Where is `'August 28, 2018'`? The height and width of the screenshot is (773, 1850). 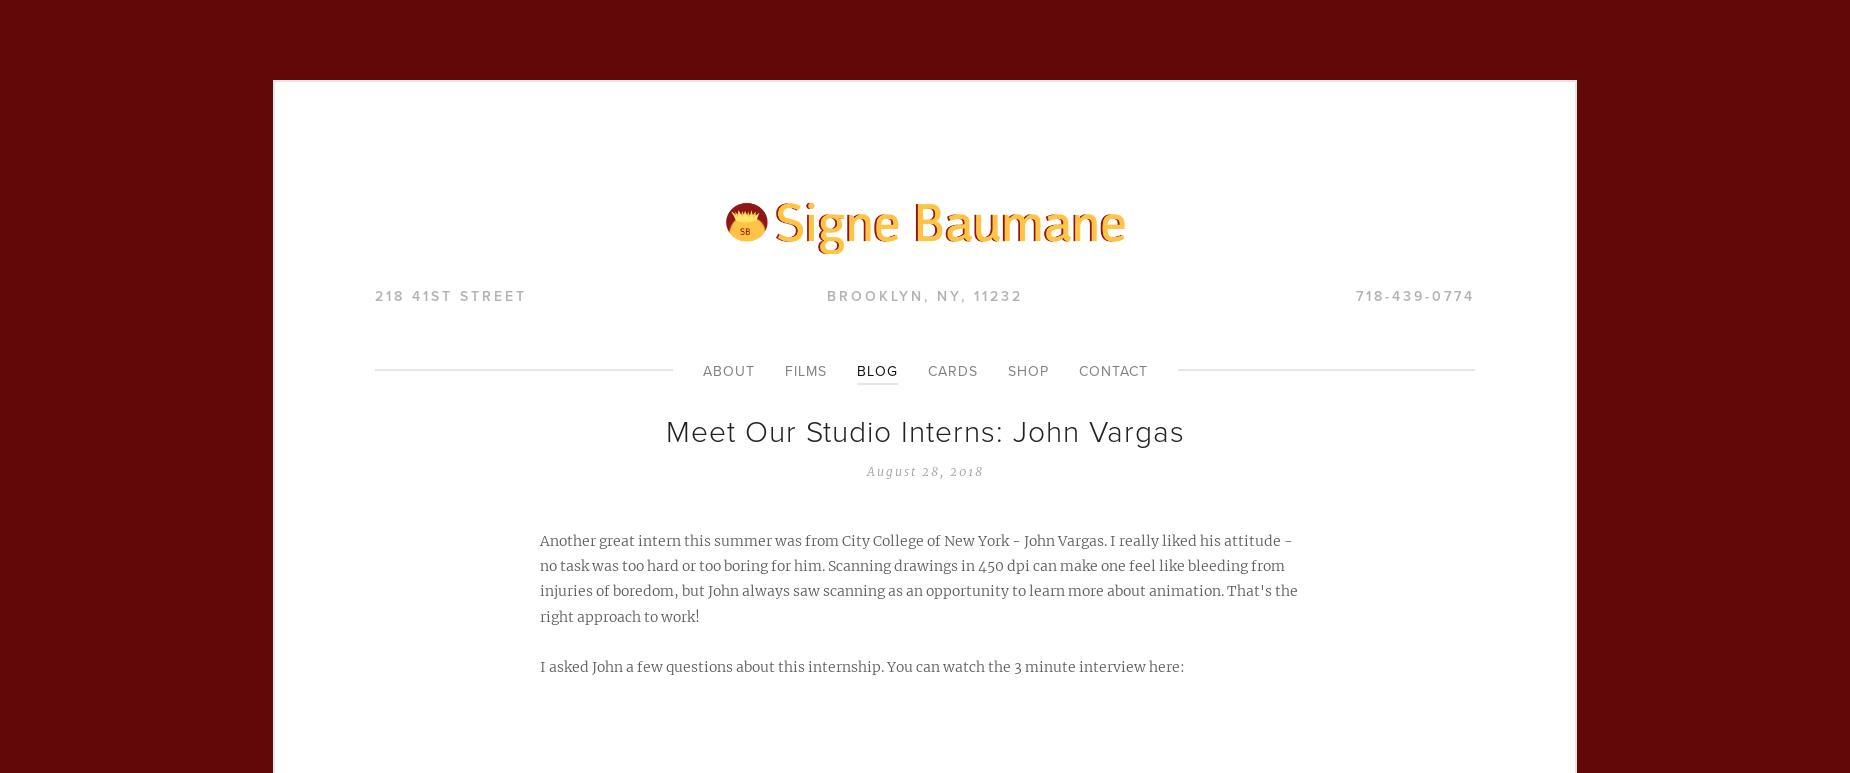 'August 28, 2018' is located at coordinates (924, 469).